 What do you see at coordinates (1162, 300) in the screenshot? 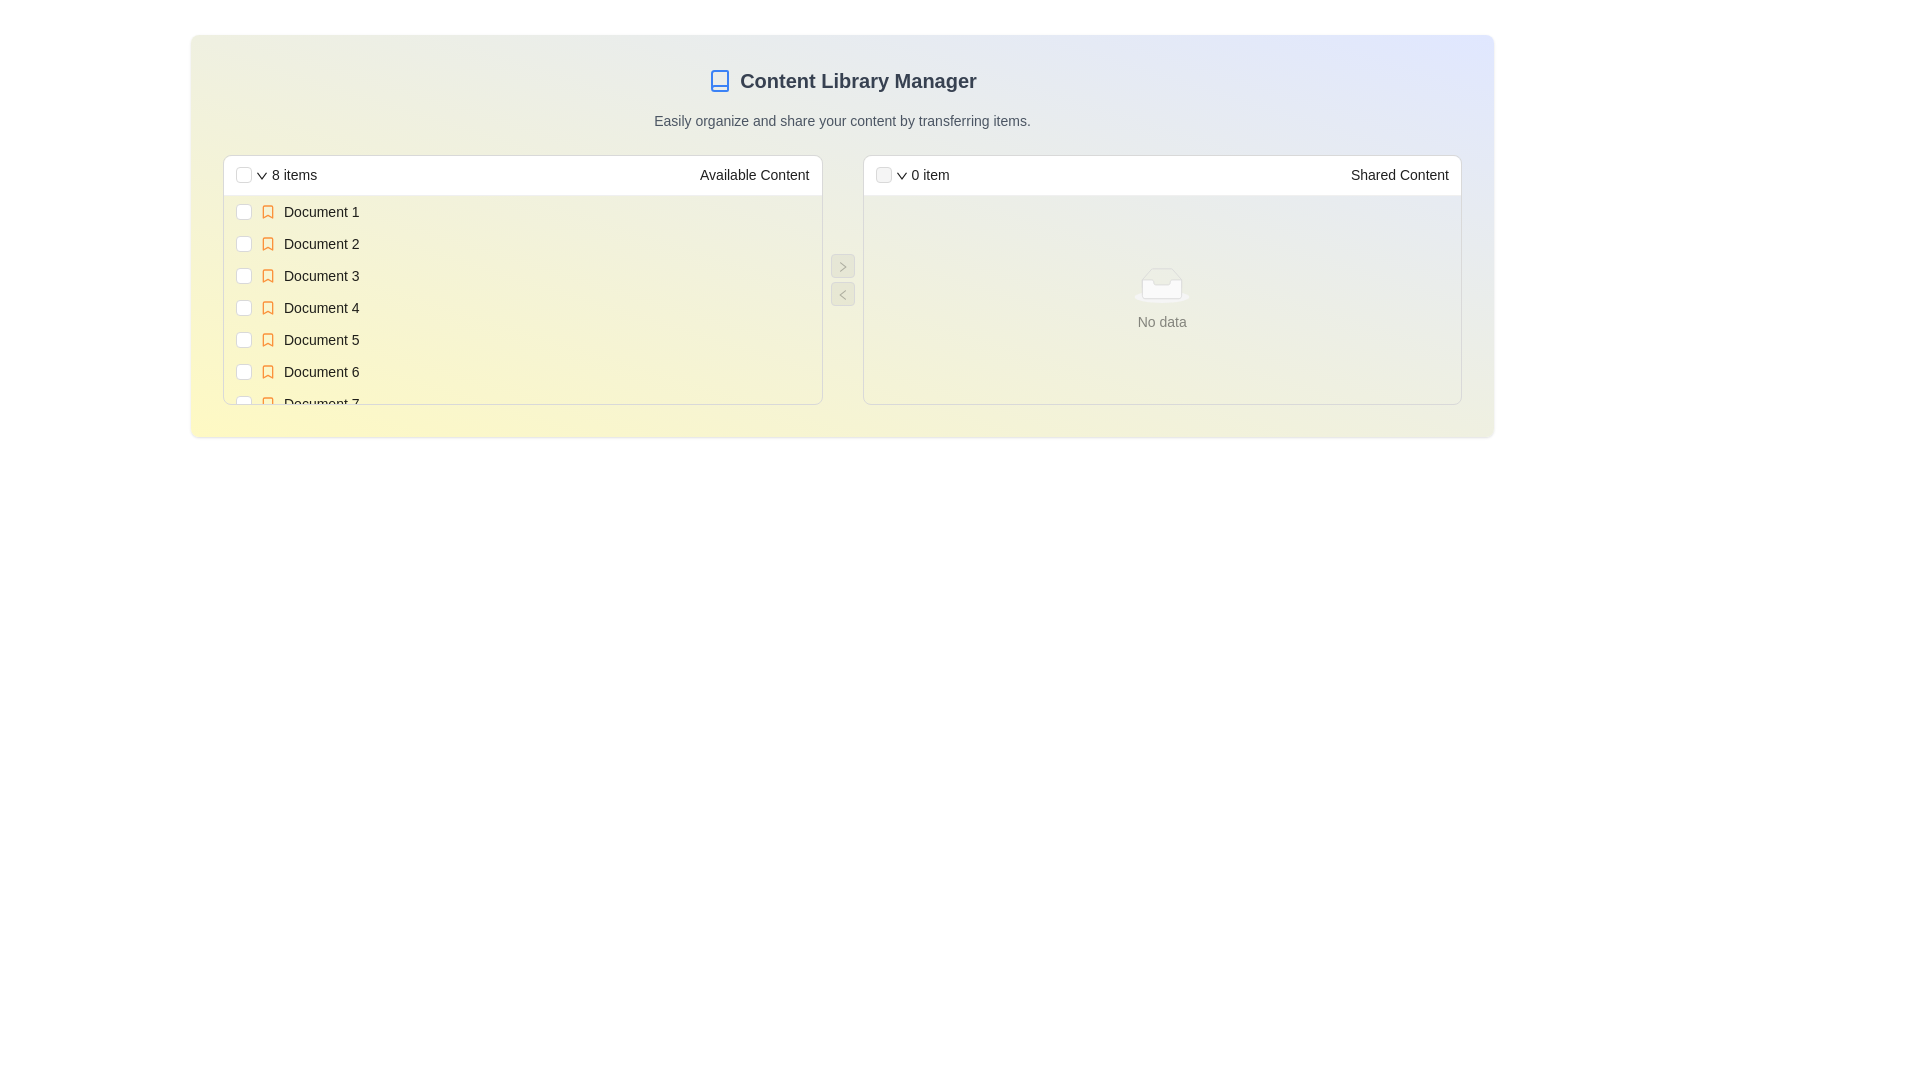
I see `the Empty state notification within the 'Shared Content' section, which indicates that no content is available` at bounding box center [1162, 300].